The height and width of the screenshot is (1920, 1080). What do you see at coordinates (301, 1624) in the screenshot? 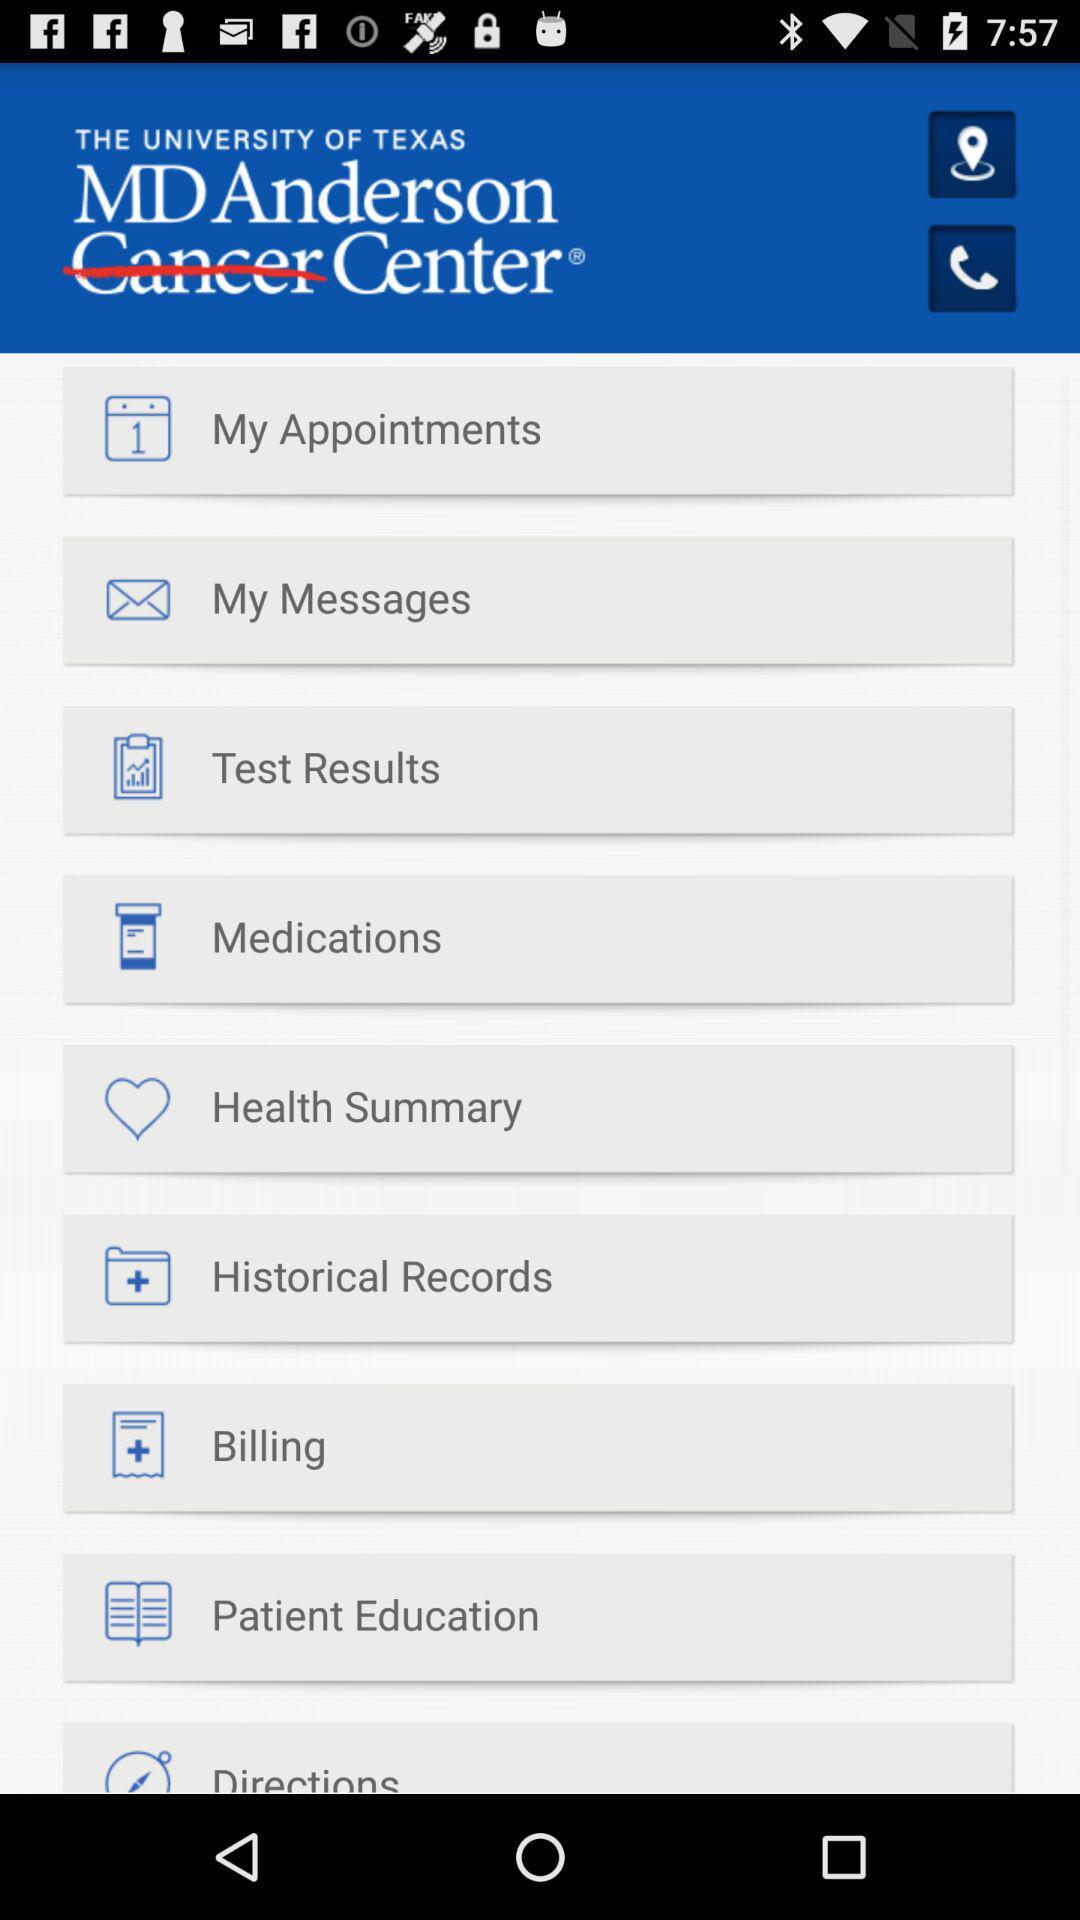
I see `the patient education icon` at bounding box center [301, 1624].